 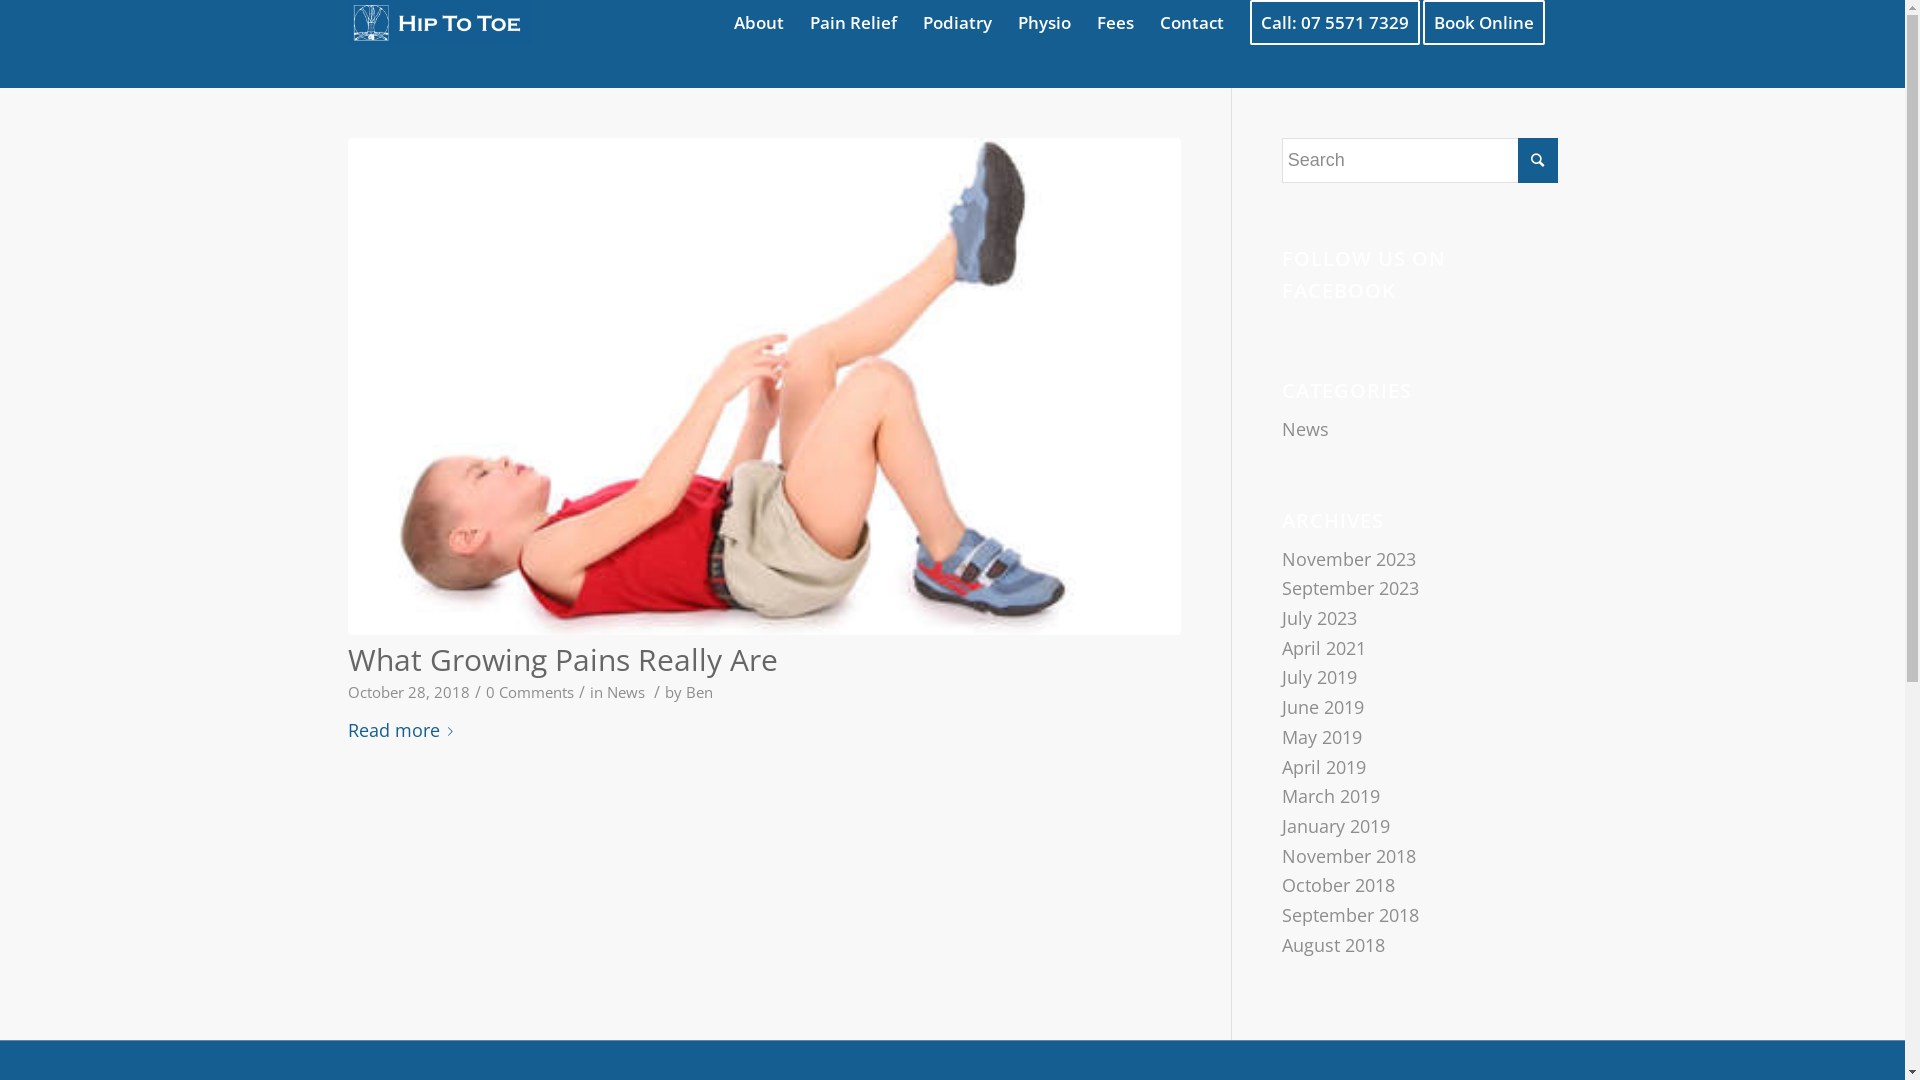 I want to click on 'Podiatry', so click(x=956, y=22).